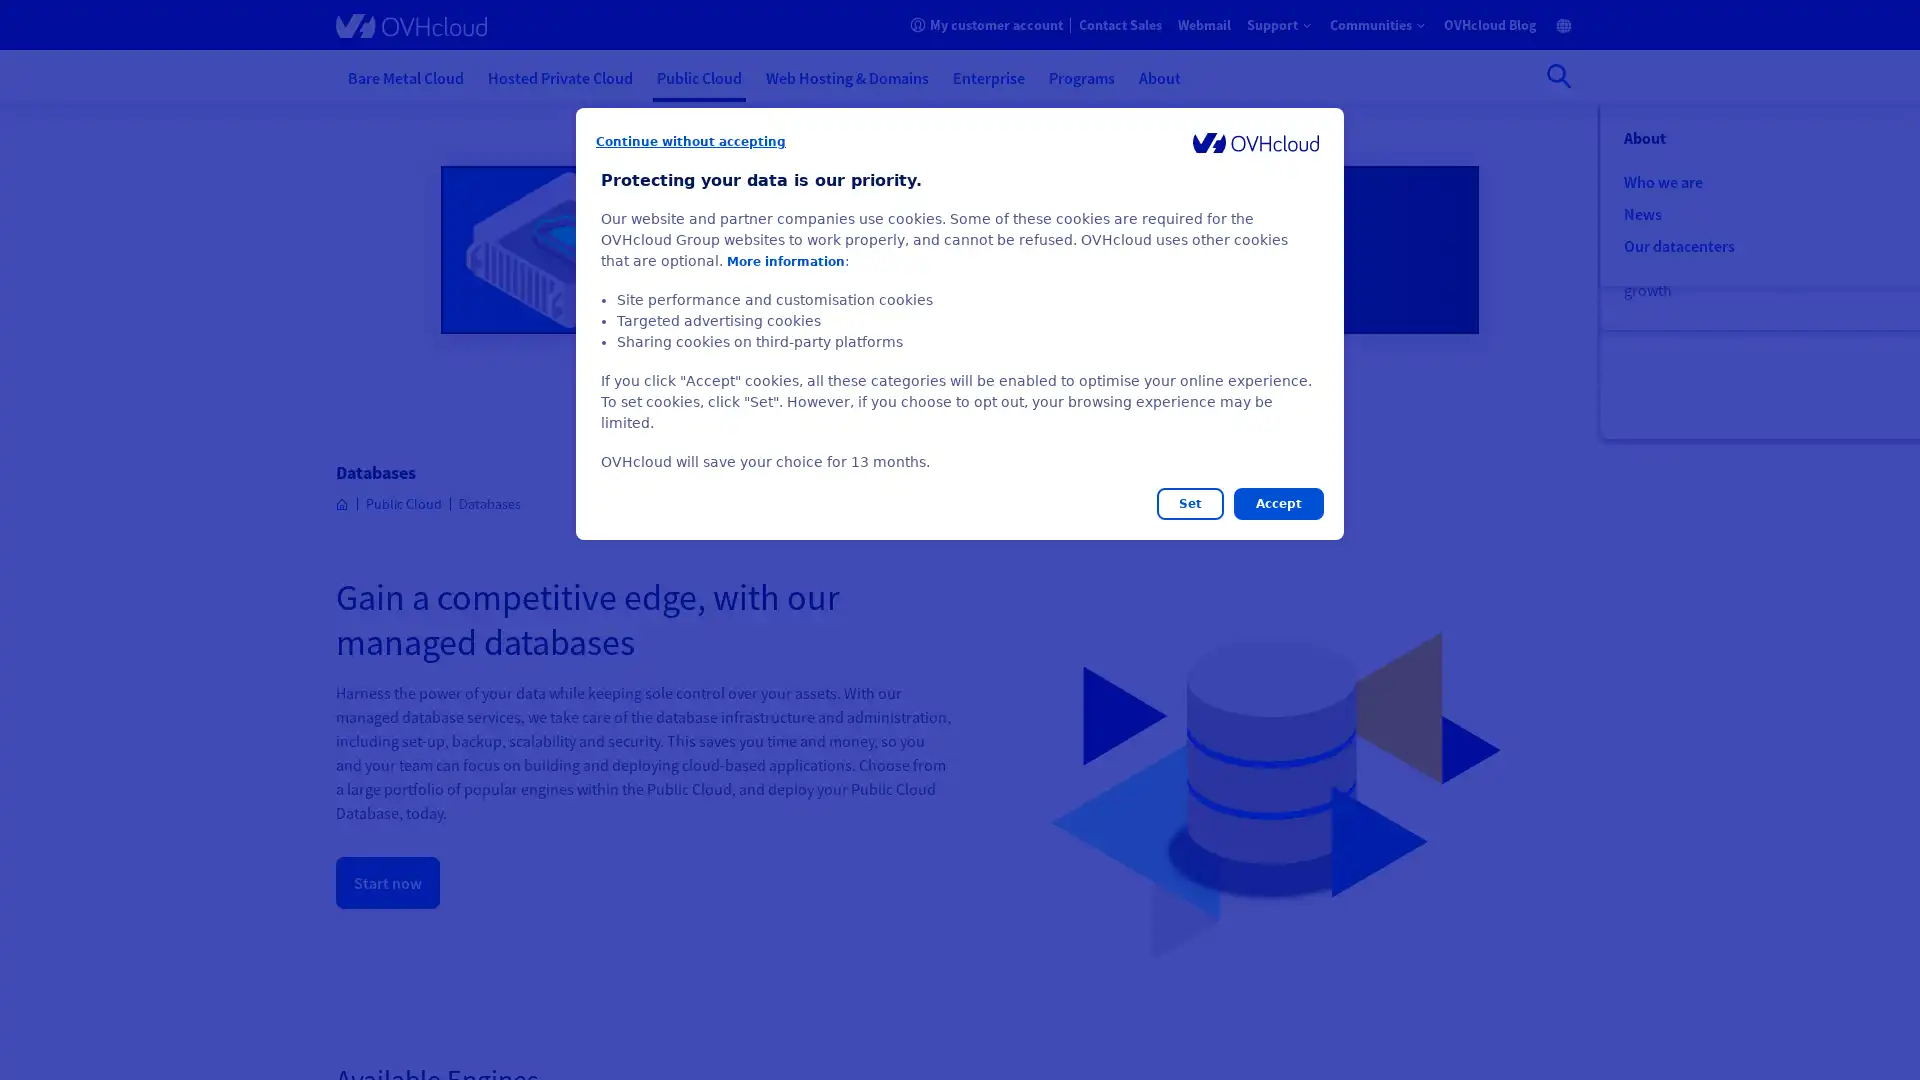 Image resolution: width=1920 pixels, height=1080 pixels. What do you see at coordinates (1190, 503) in the screenshot?
I see `Set` at bounding box center [1190, 503].